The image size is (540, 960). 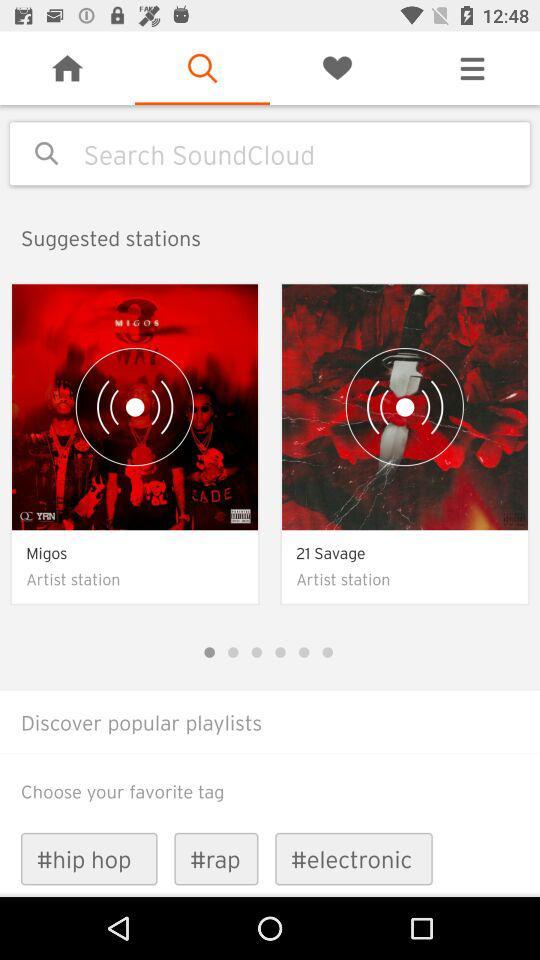 What do you see at coordinates (215, 858) in the screenshot?
I see `the icon next to #hip hop` at bounding box center [215, 858].